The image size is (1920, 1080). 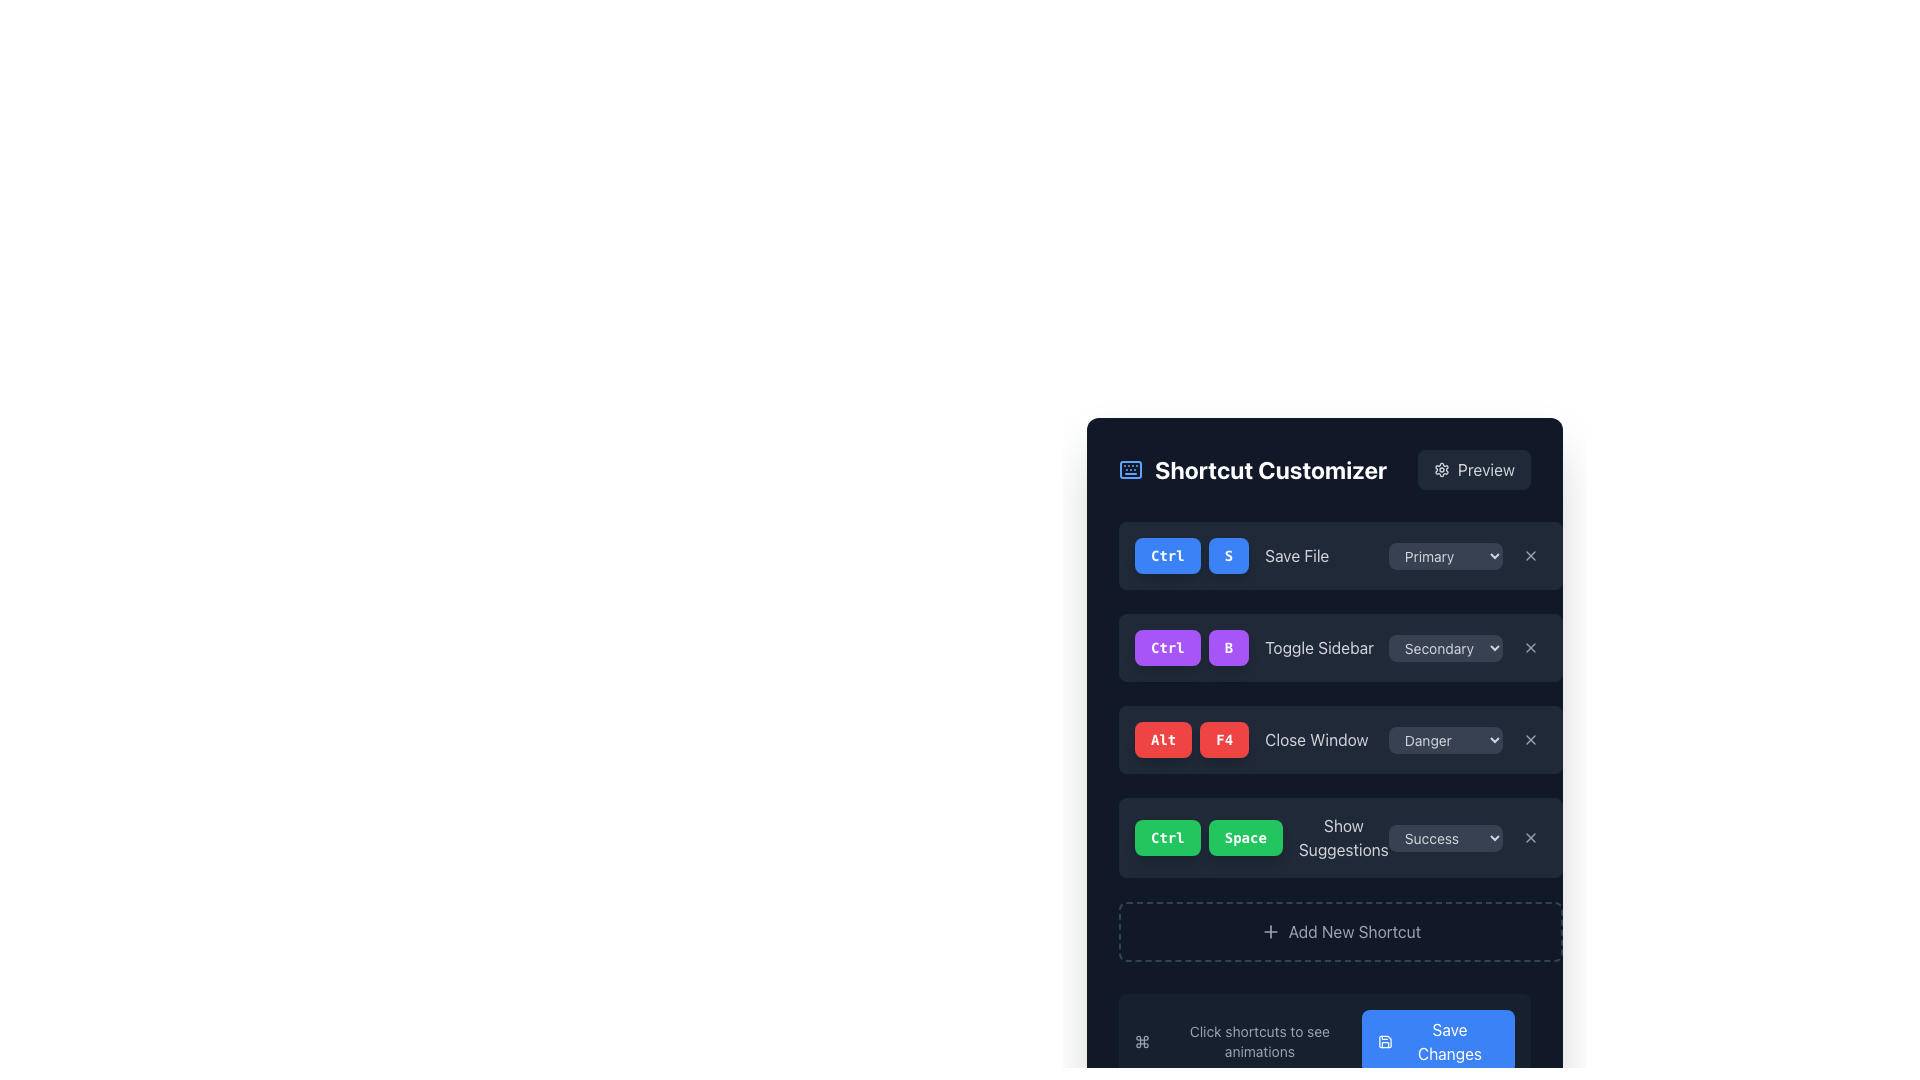 What do you see at coordinates (1384, 1040) in the screenshot?
I see `the save icon, which resembles a floppy disk, located within the 'Save Changes' button, positioned before the text 'Save Changes'` at bounding box center [1384, 1040].